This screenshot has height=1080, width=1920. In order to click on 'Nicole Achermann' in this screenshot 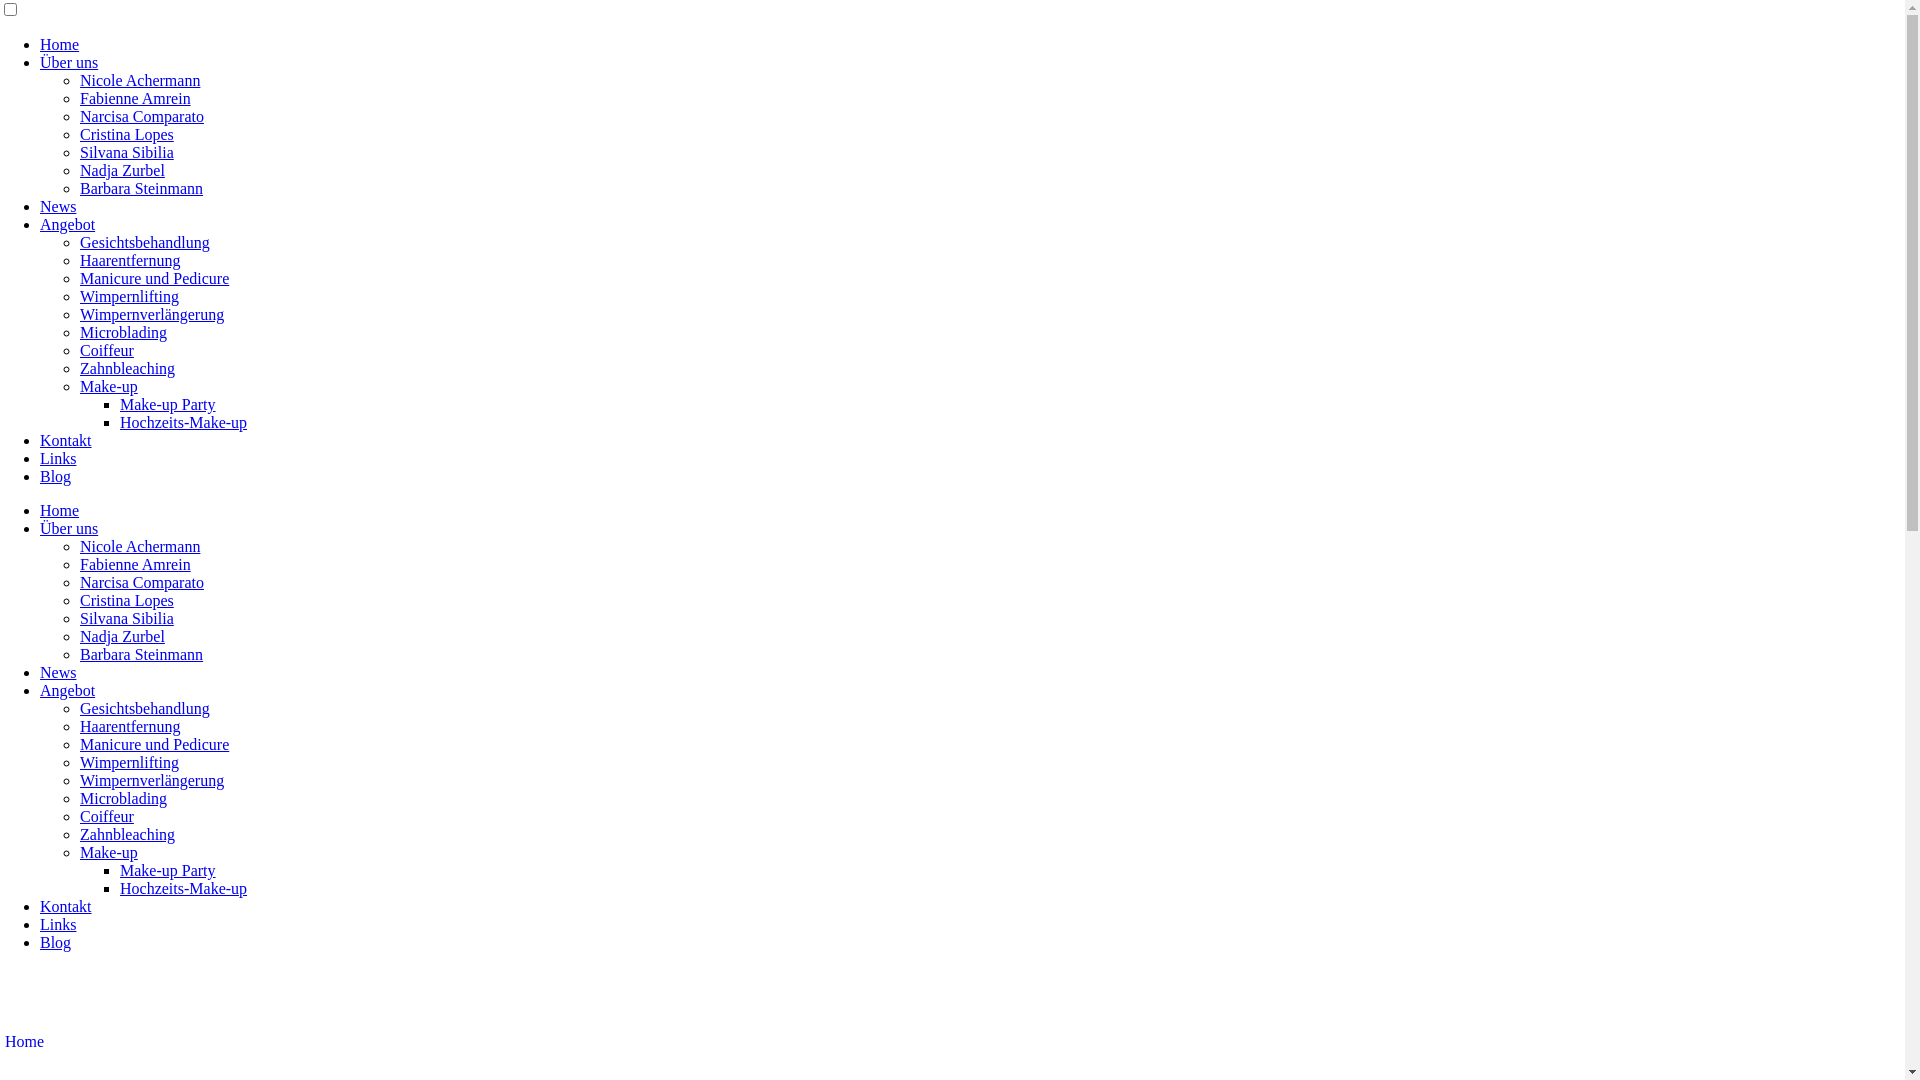, I will do `click(138, 79)`.